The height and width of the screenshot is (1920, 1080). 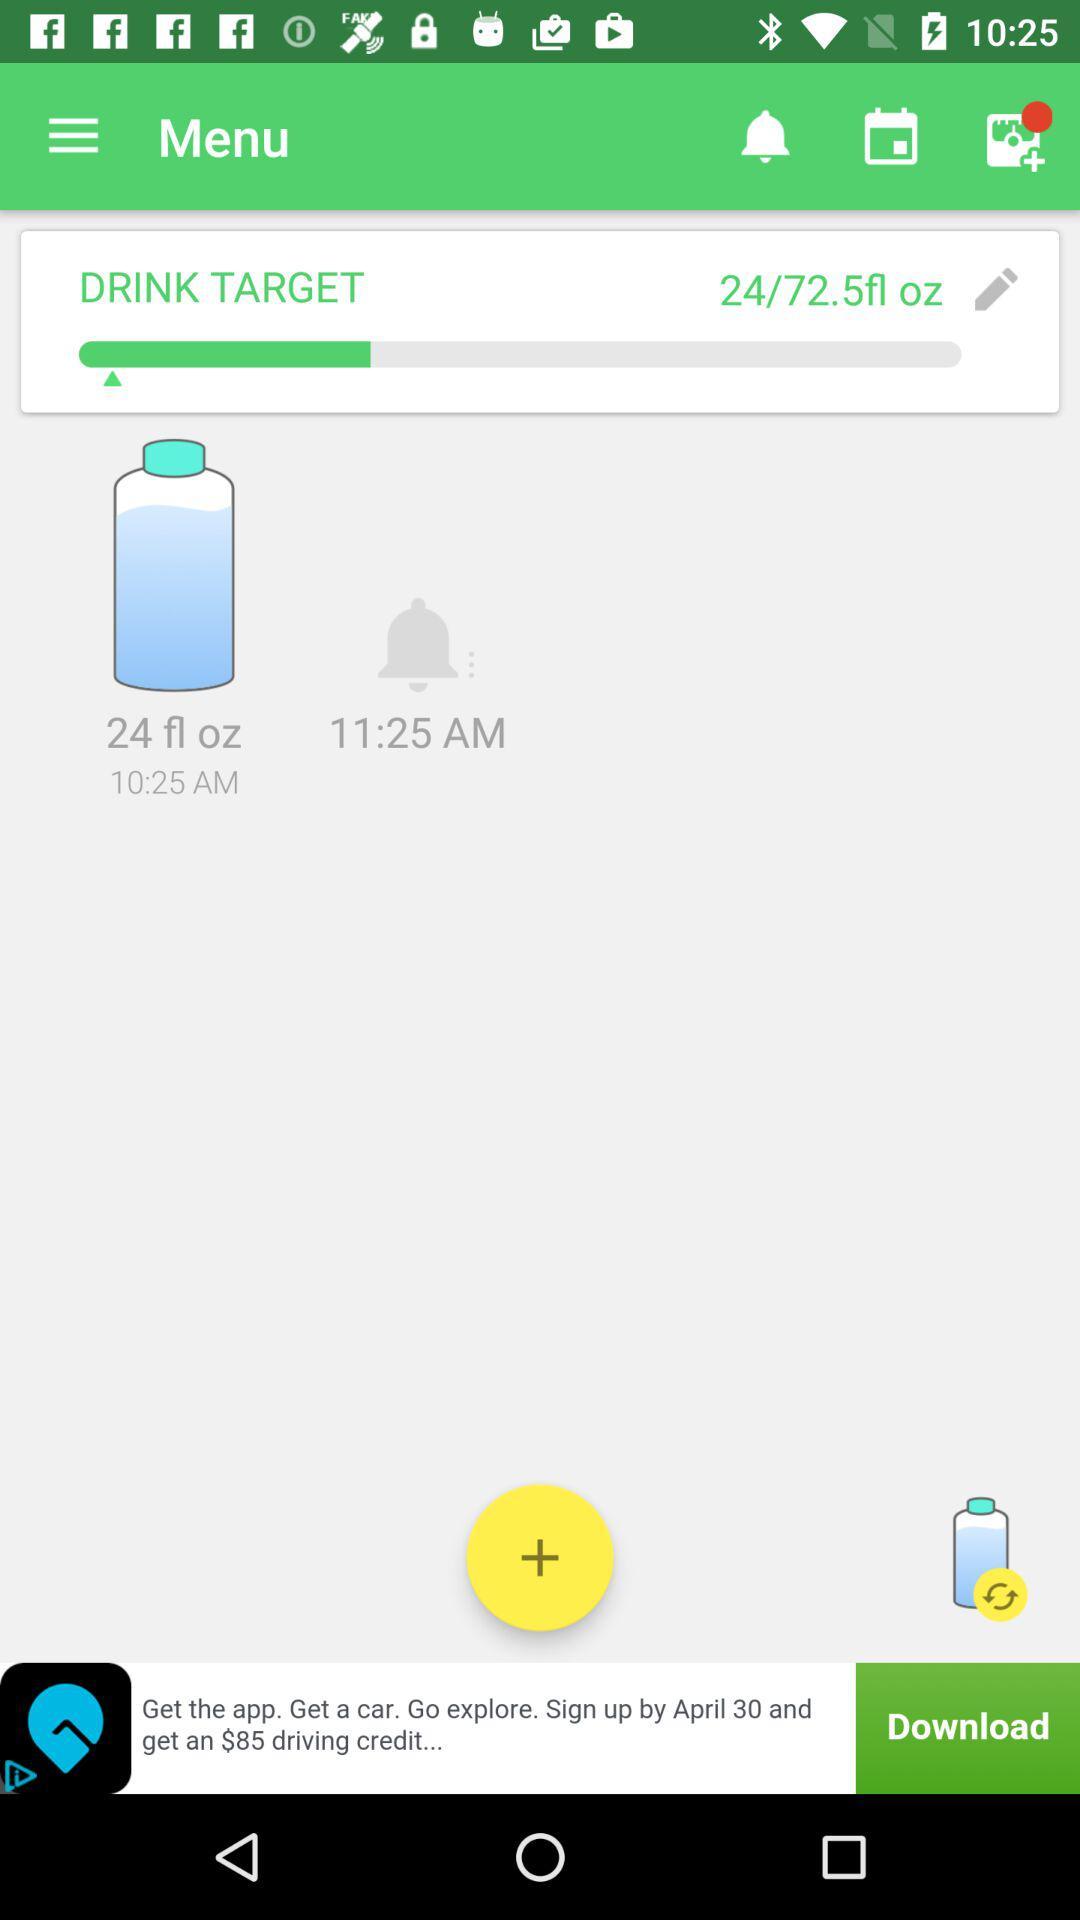 I want to click on icon below the 10:25 am item, so click(x=540, y=941).